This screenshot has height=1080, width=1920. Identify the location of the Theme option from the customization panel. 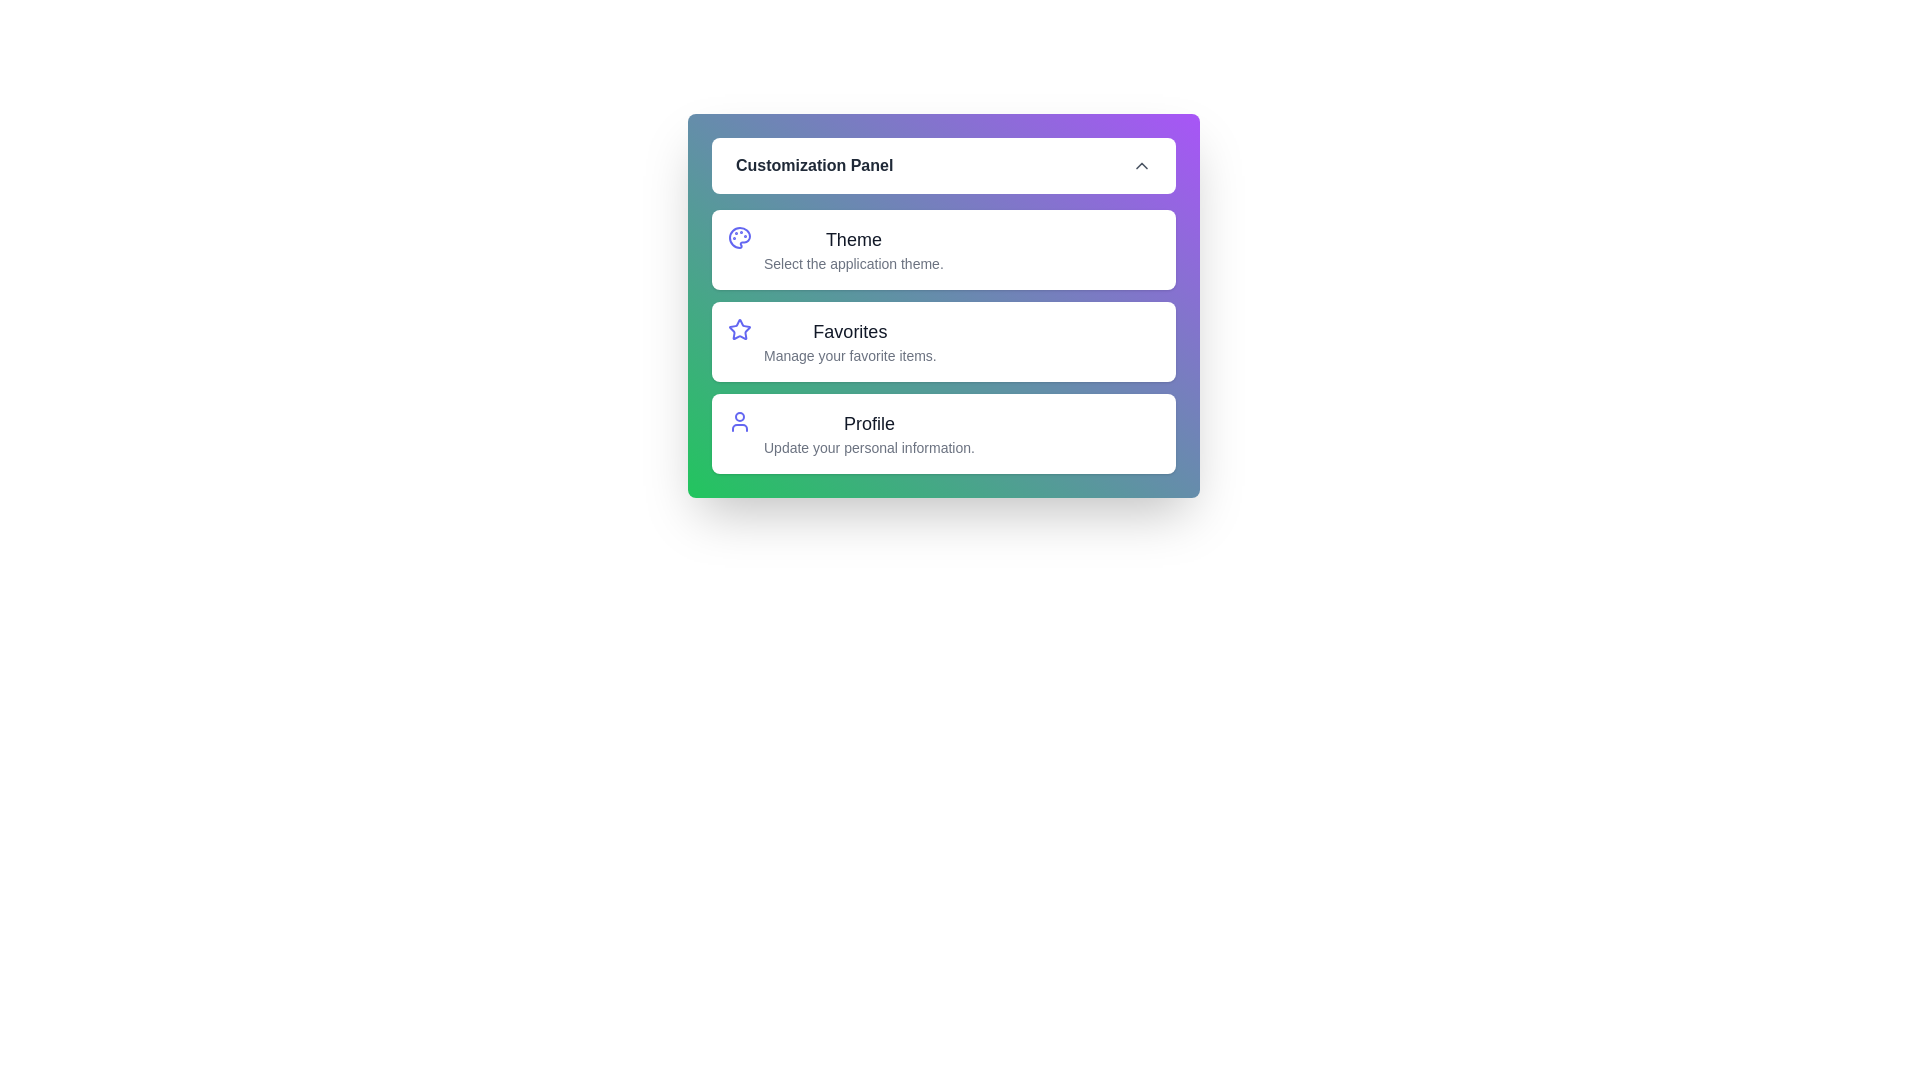
(738, 249).